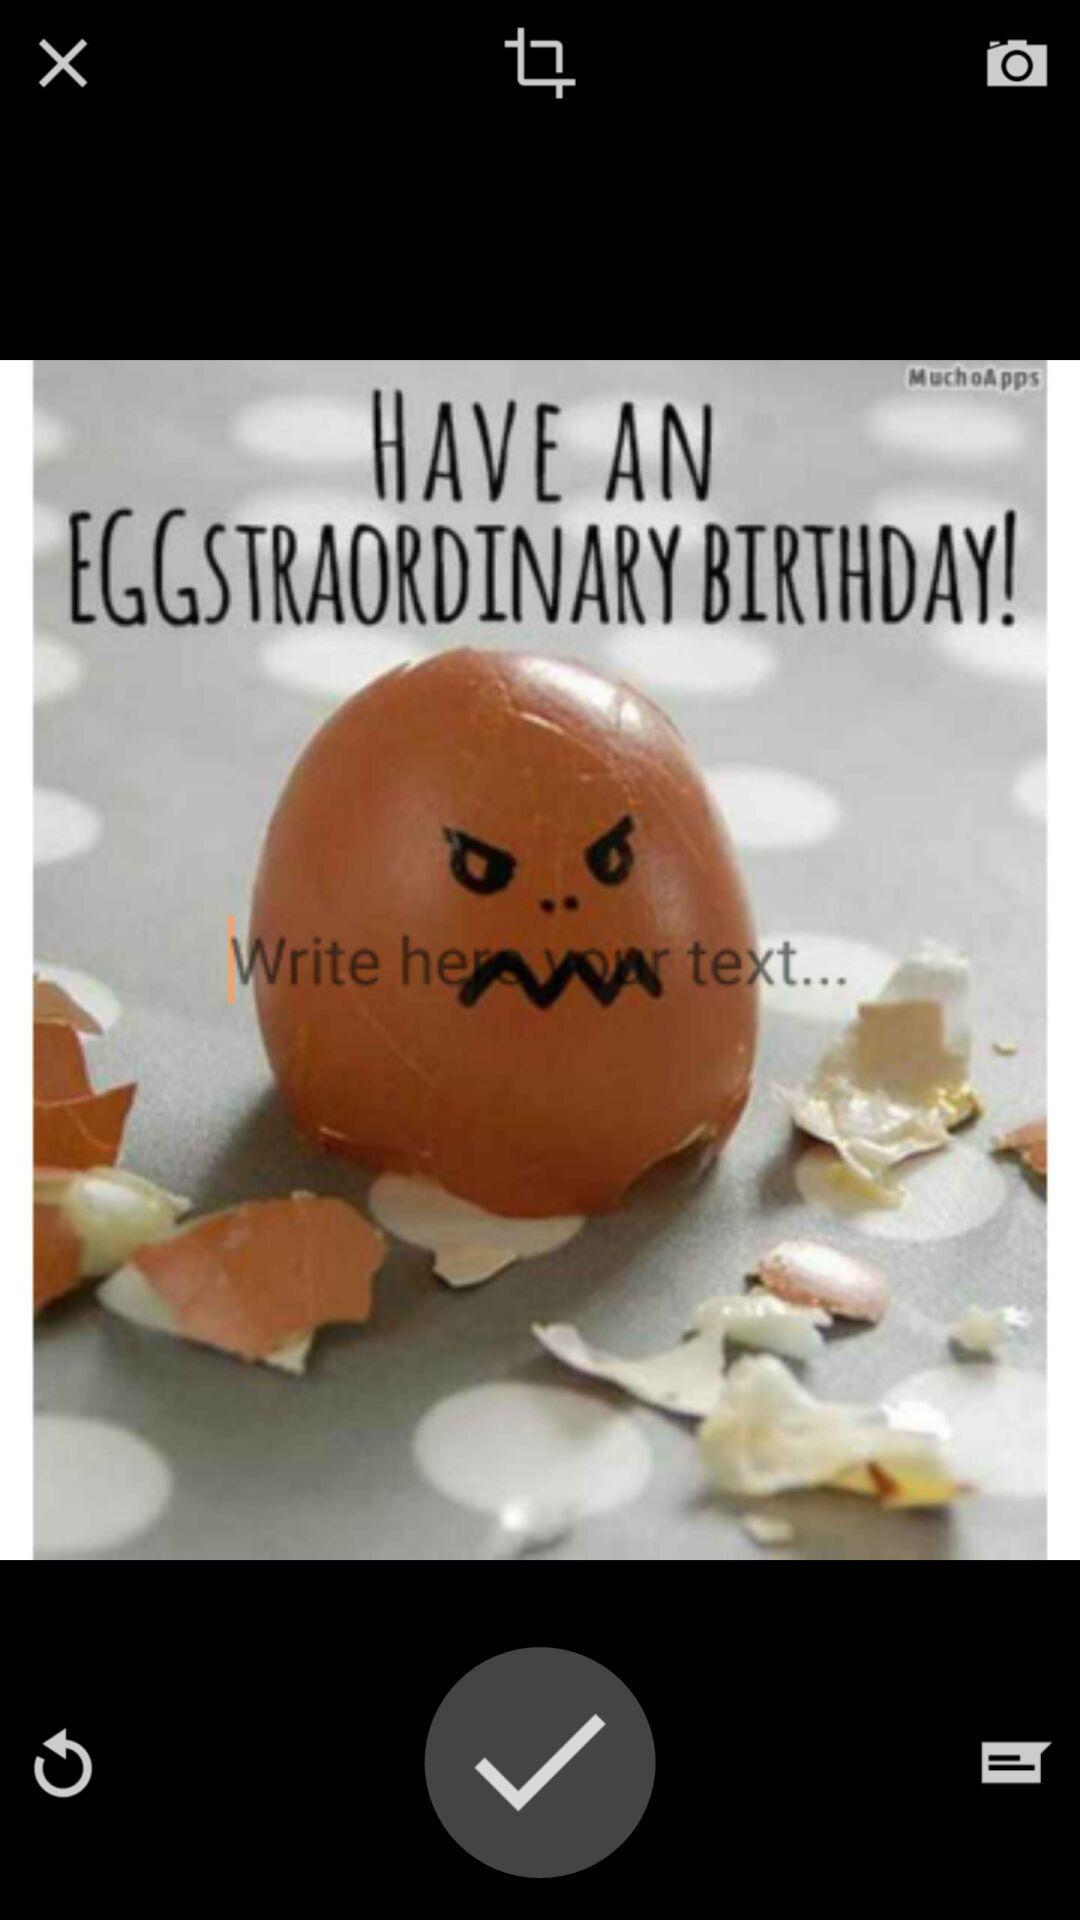  I want to click on crop photo, so click(540, 62).